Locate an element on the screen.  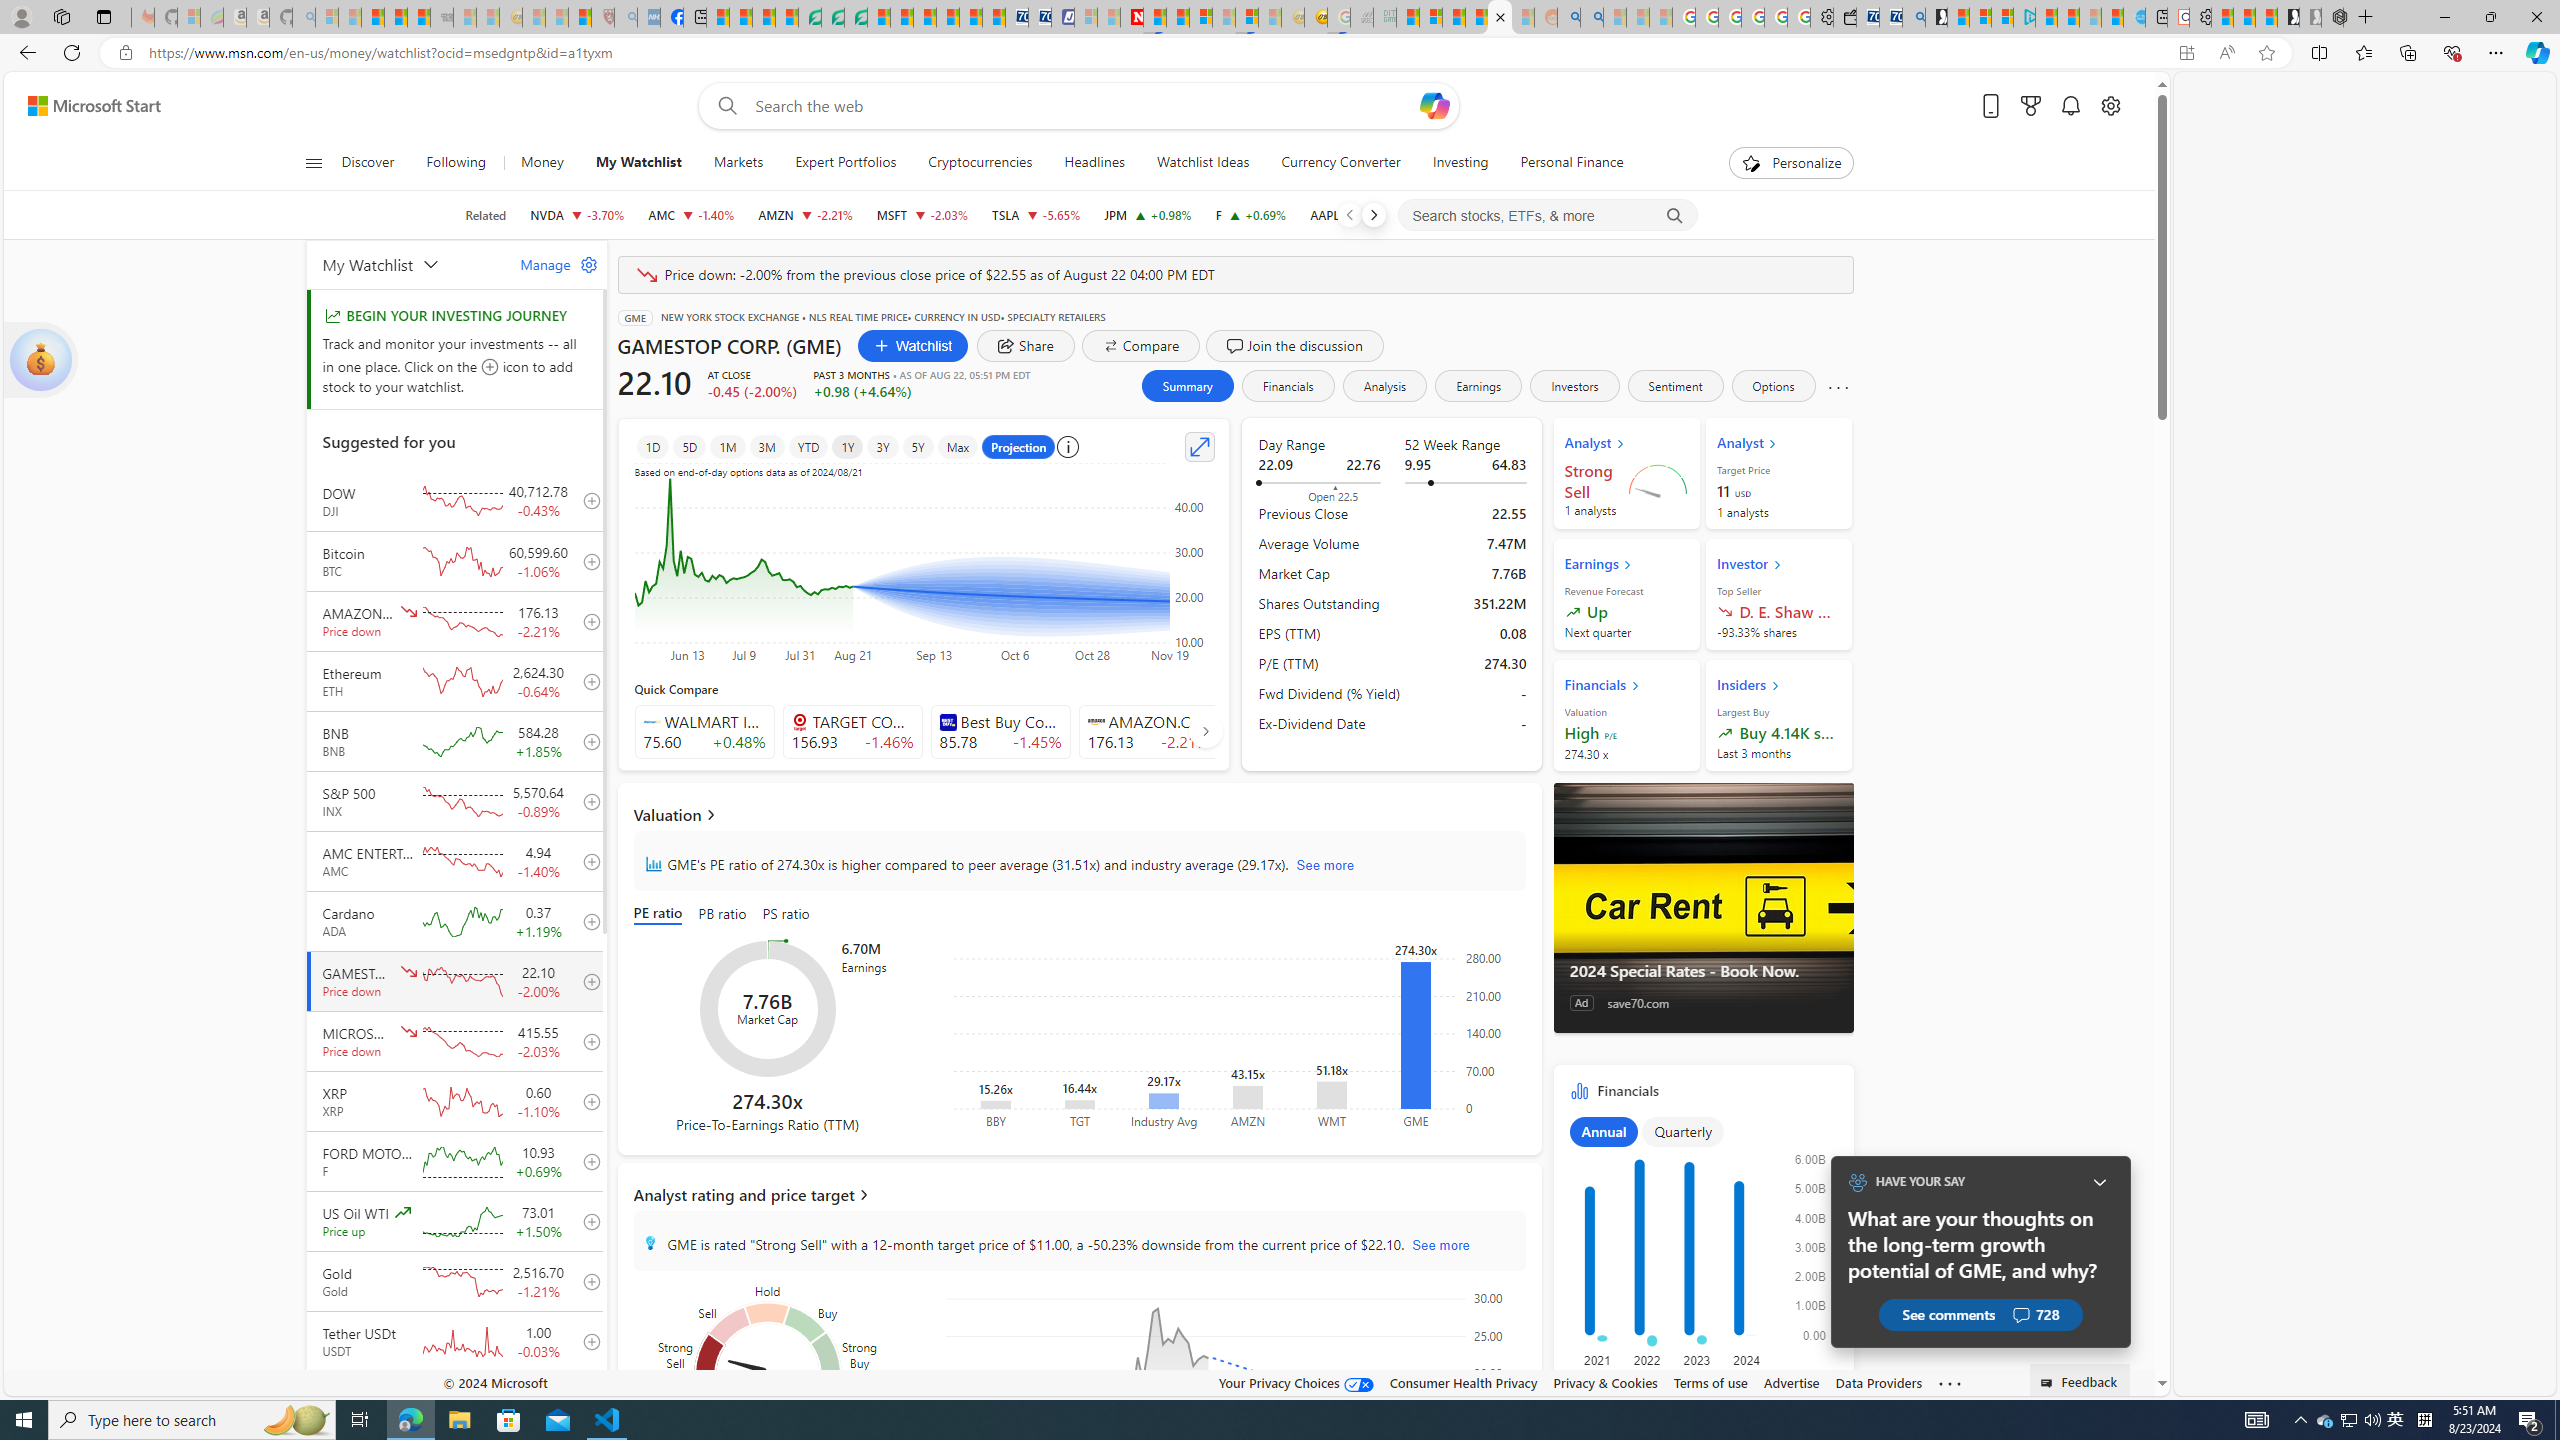
'Investing' is located at coordinates (1459, 162).